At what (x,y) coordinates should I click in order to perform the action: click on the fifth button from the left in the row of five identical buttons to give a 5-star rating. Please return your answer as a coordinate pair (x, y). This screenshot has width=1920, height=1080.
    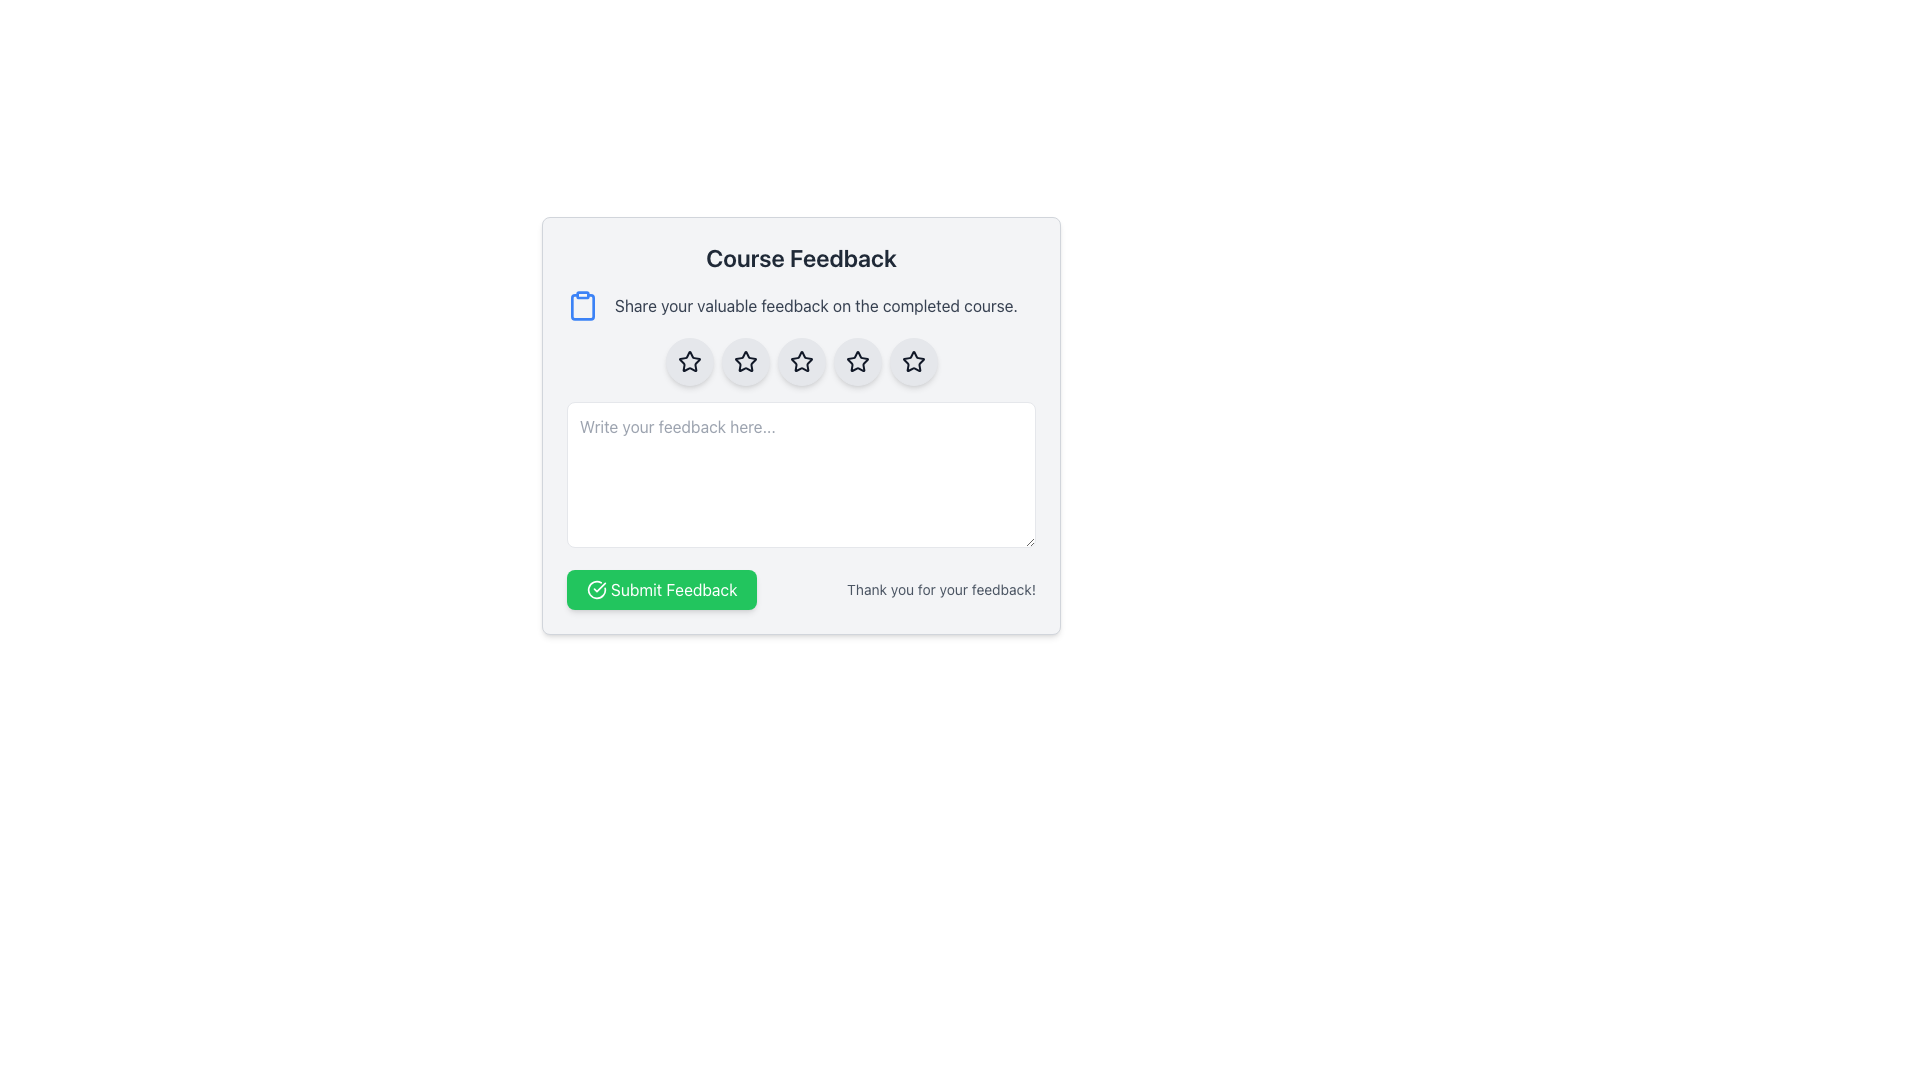
    Looking at the image, I should click on (912, 362).